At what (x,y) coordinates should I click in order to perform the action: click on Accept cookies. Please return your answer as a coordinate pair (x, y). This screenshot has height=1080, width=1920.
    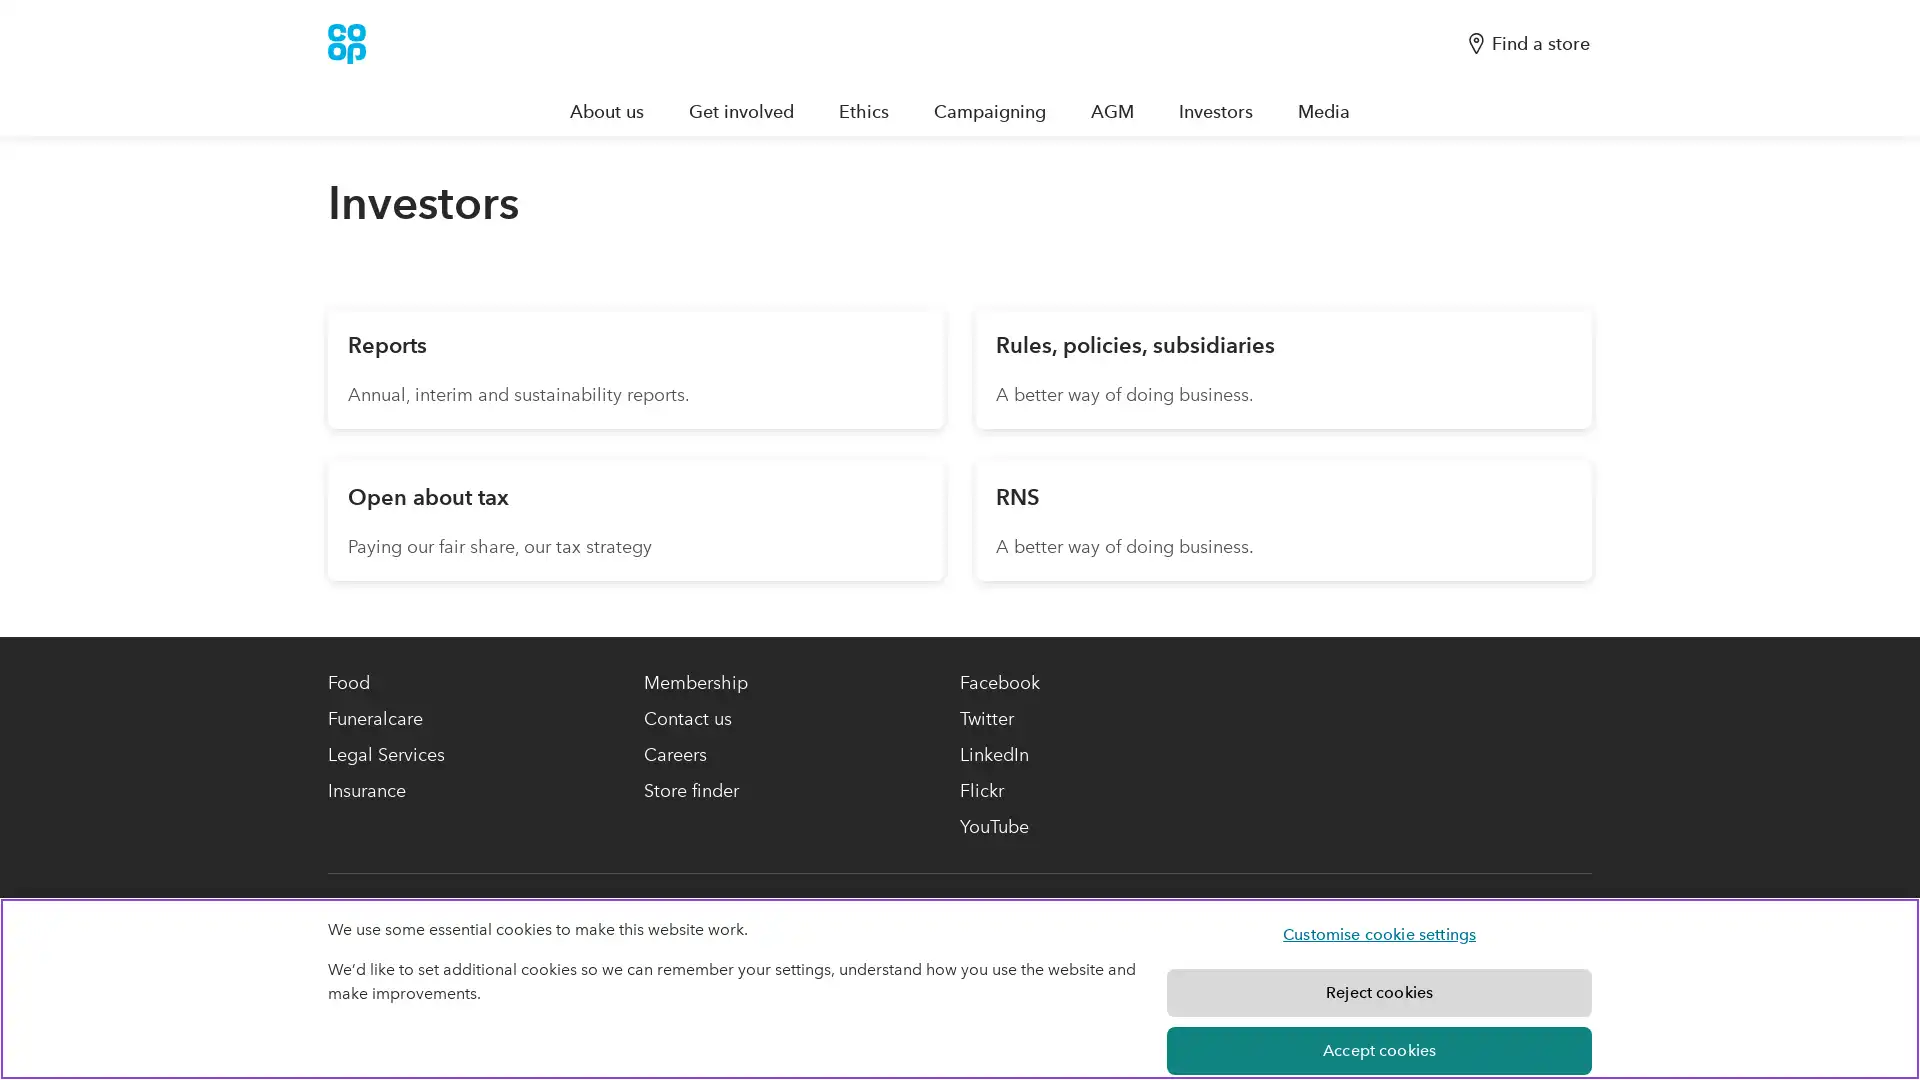
    Looking at the image, I should click on (1377, 1049).